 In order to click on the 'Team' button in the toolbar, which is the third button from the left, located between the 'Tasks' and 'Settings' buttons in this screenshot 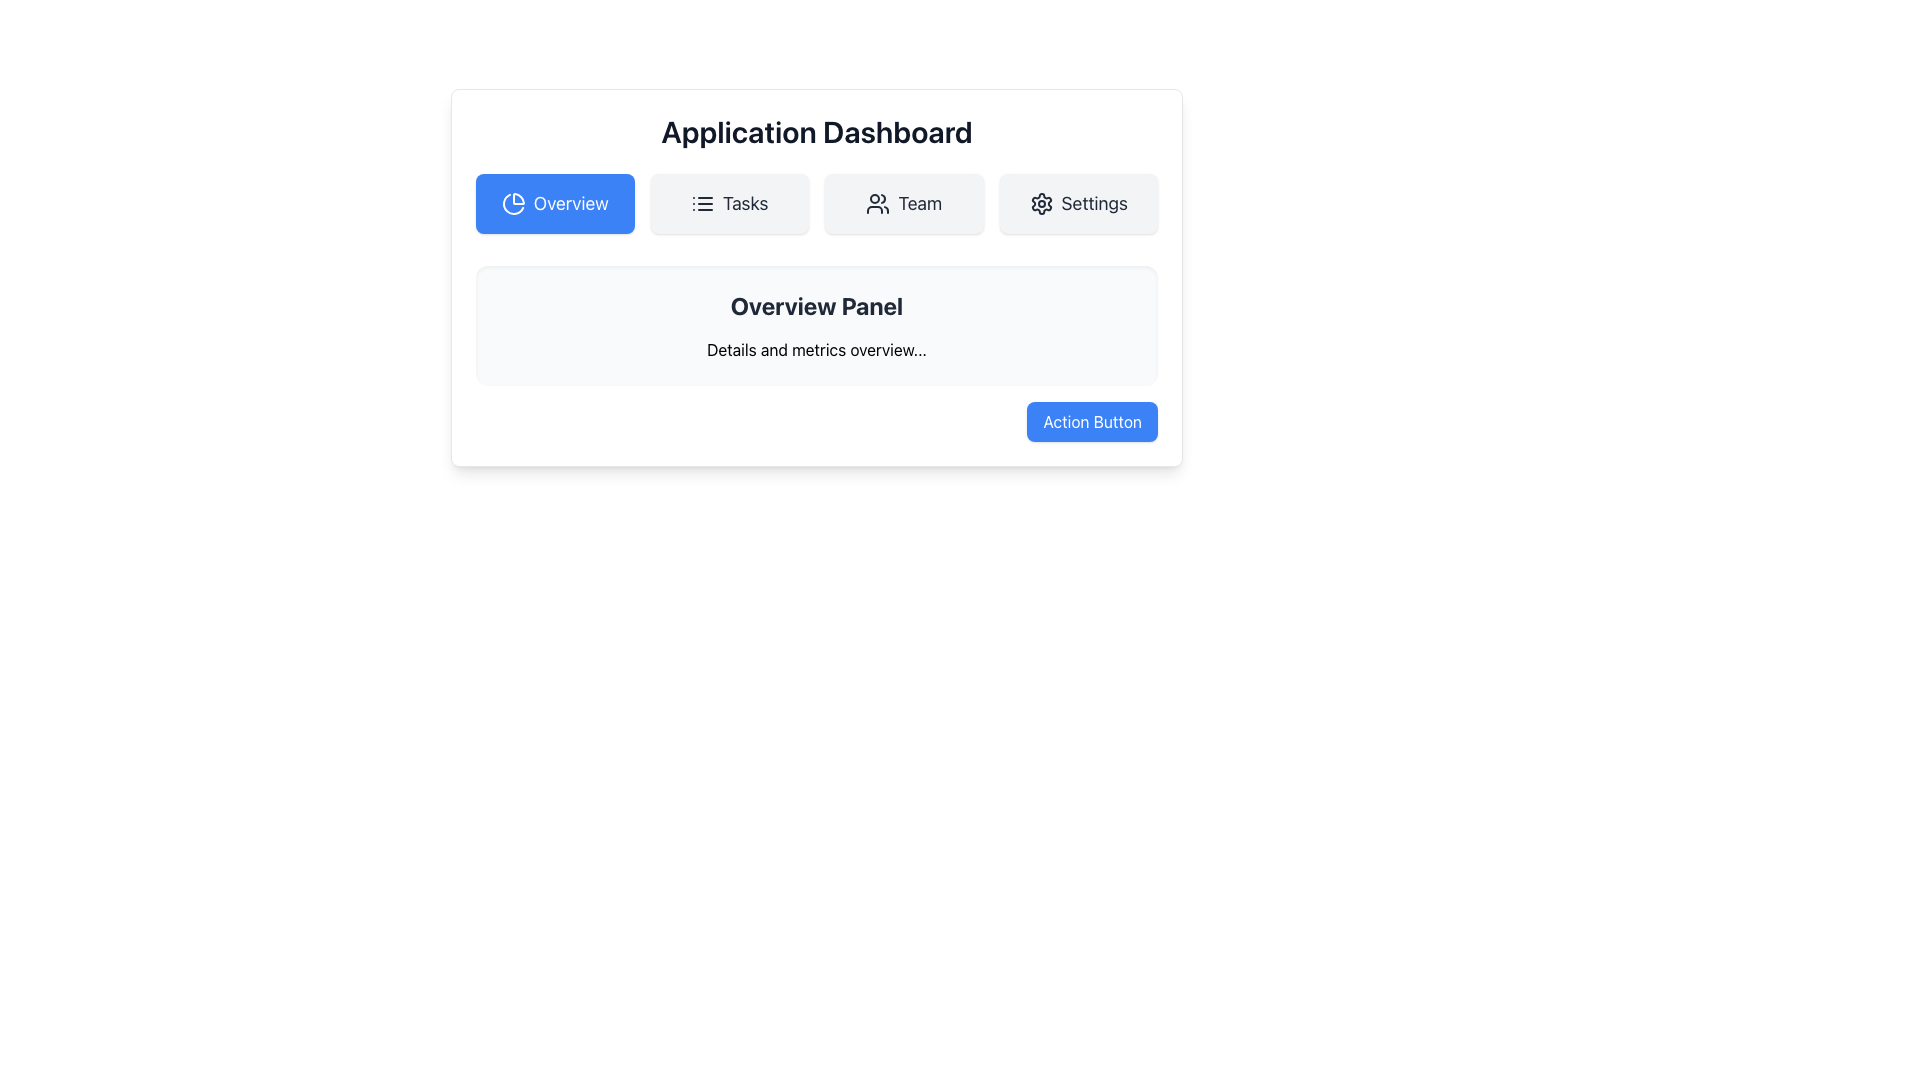, I will do `click(878, 204)`.